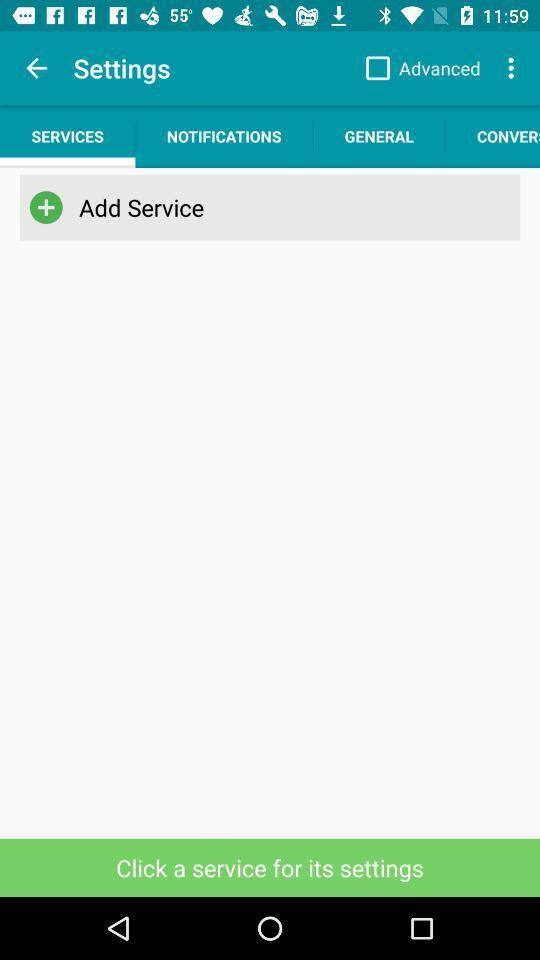 The width and height of the screenshot is (540, 960). What do you see at coordinates (46, 207) in the screenshot?
I see `item next to add service app` at bounding box center [46, 207].